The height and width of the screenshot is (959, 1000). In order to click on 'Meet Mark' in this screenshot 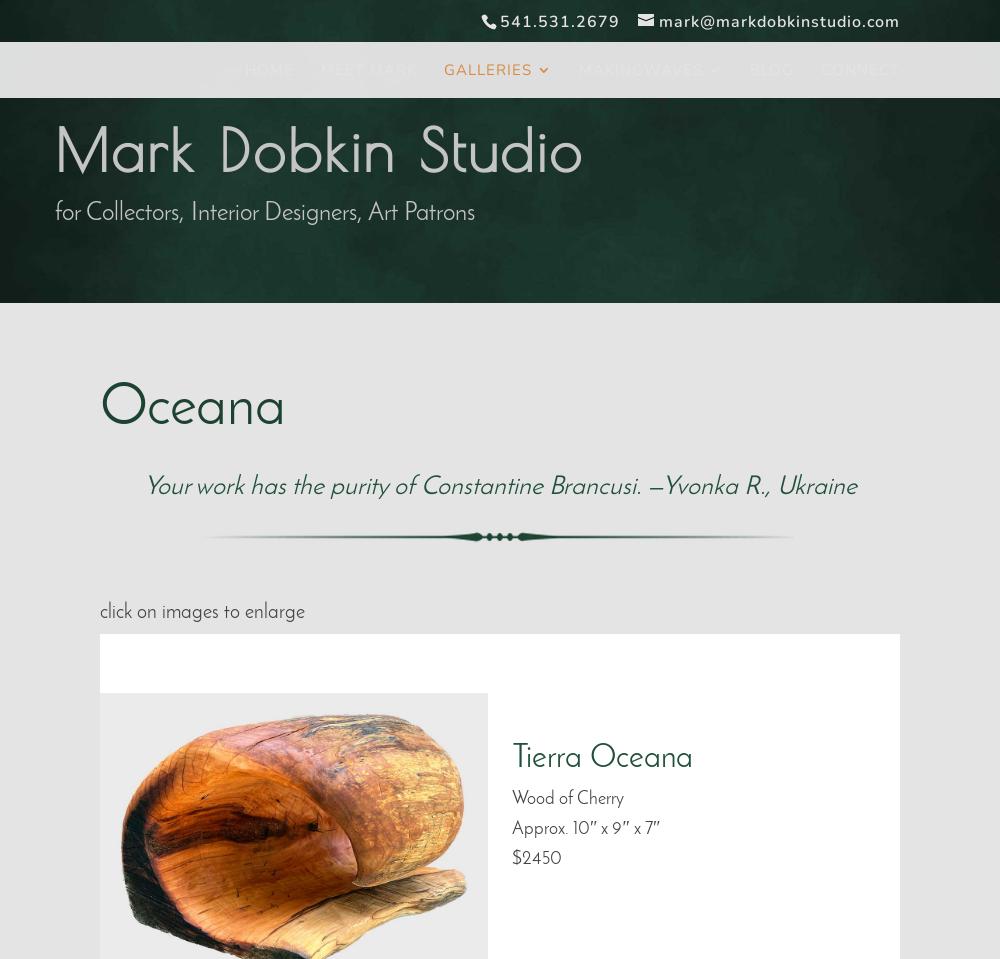, I will do `click(368, 70)`.